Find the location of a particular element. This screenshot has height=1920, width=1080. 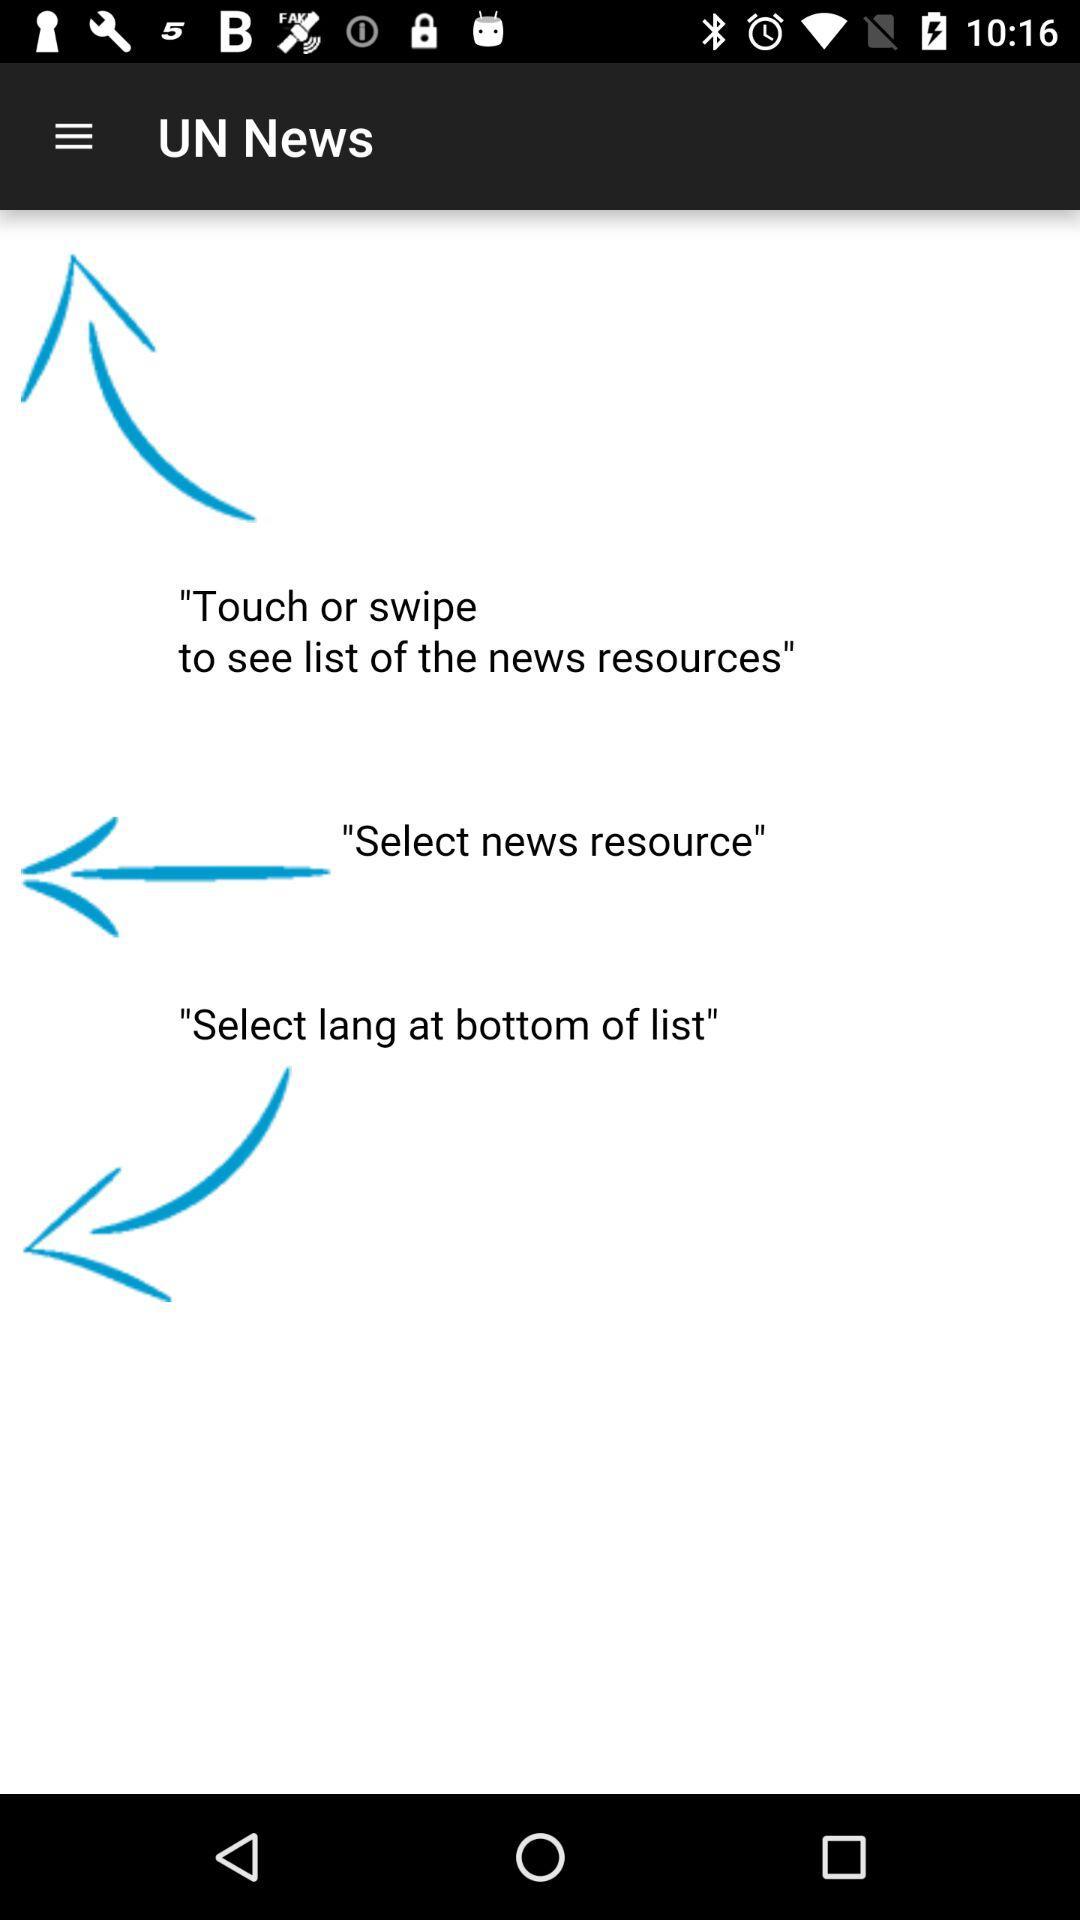

touchscreen directions is located at coordinates (540, 1002).